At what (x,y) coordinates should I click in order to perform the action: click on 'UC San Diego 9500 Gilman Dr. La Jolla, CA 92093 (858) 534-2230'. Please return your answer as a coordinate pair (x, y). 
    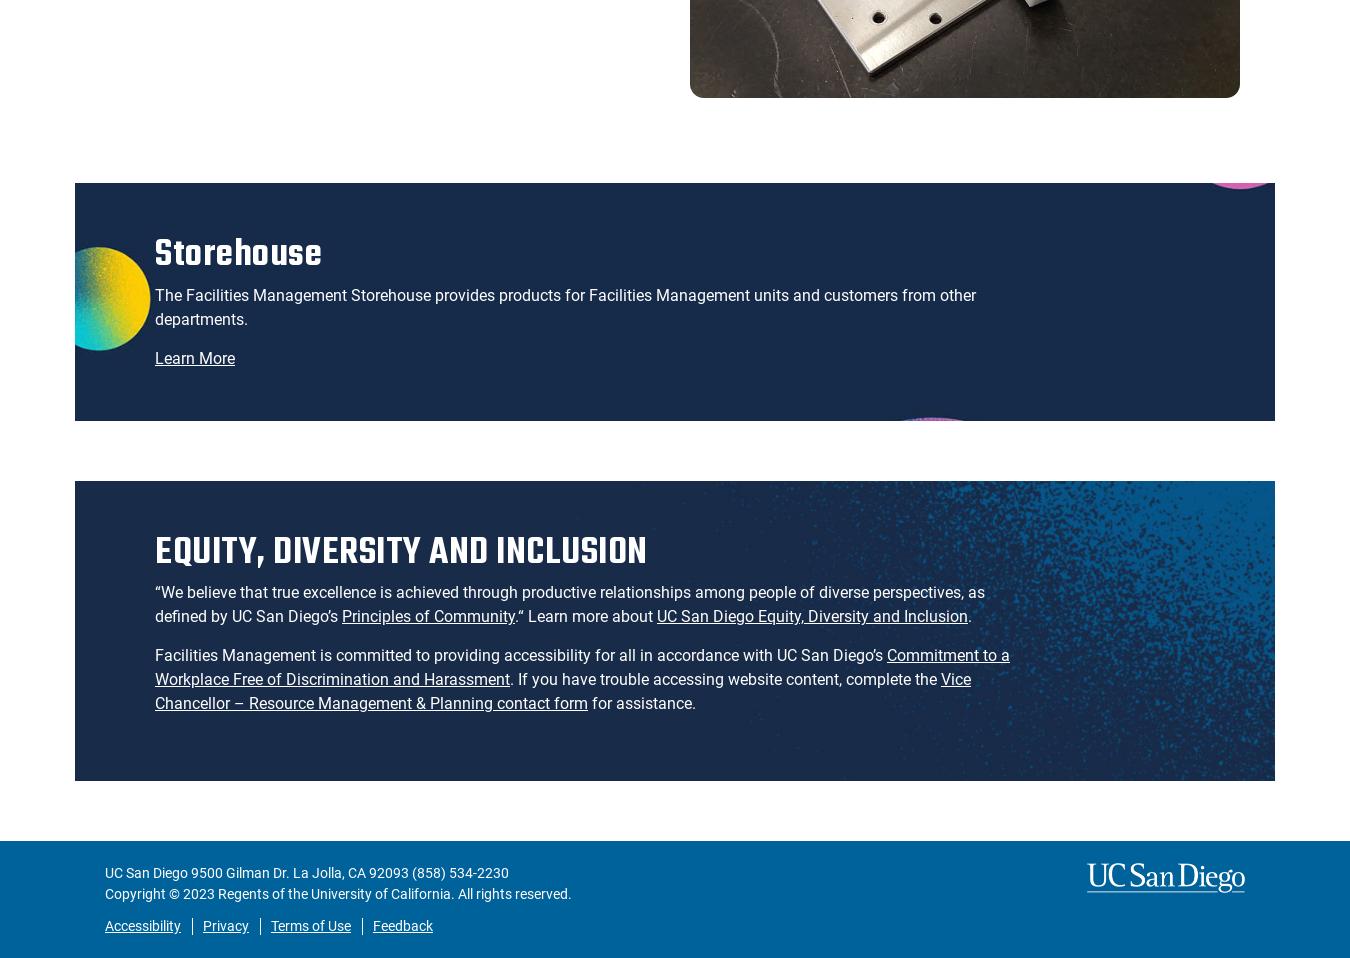
    Looking at the image, I should click on (104, 871).